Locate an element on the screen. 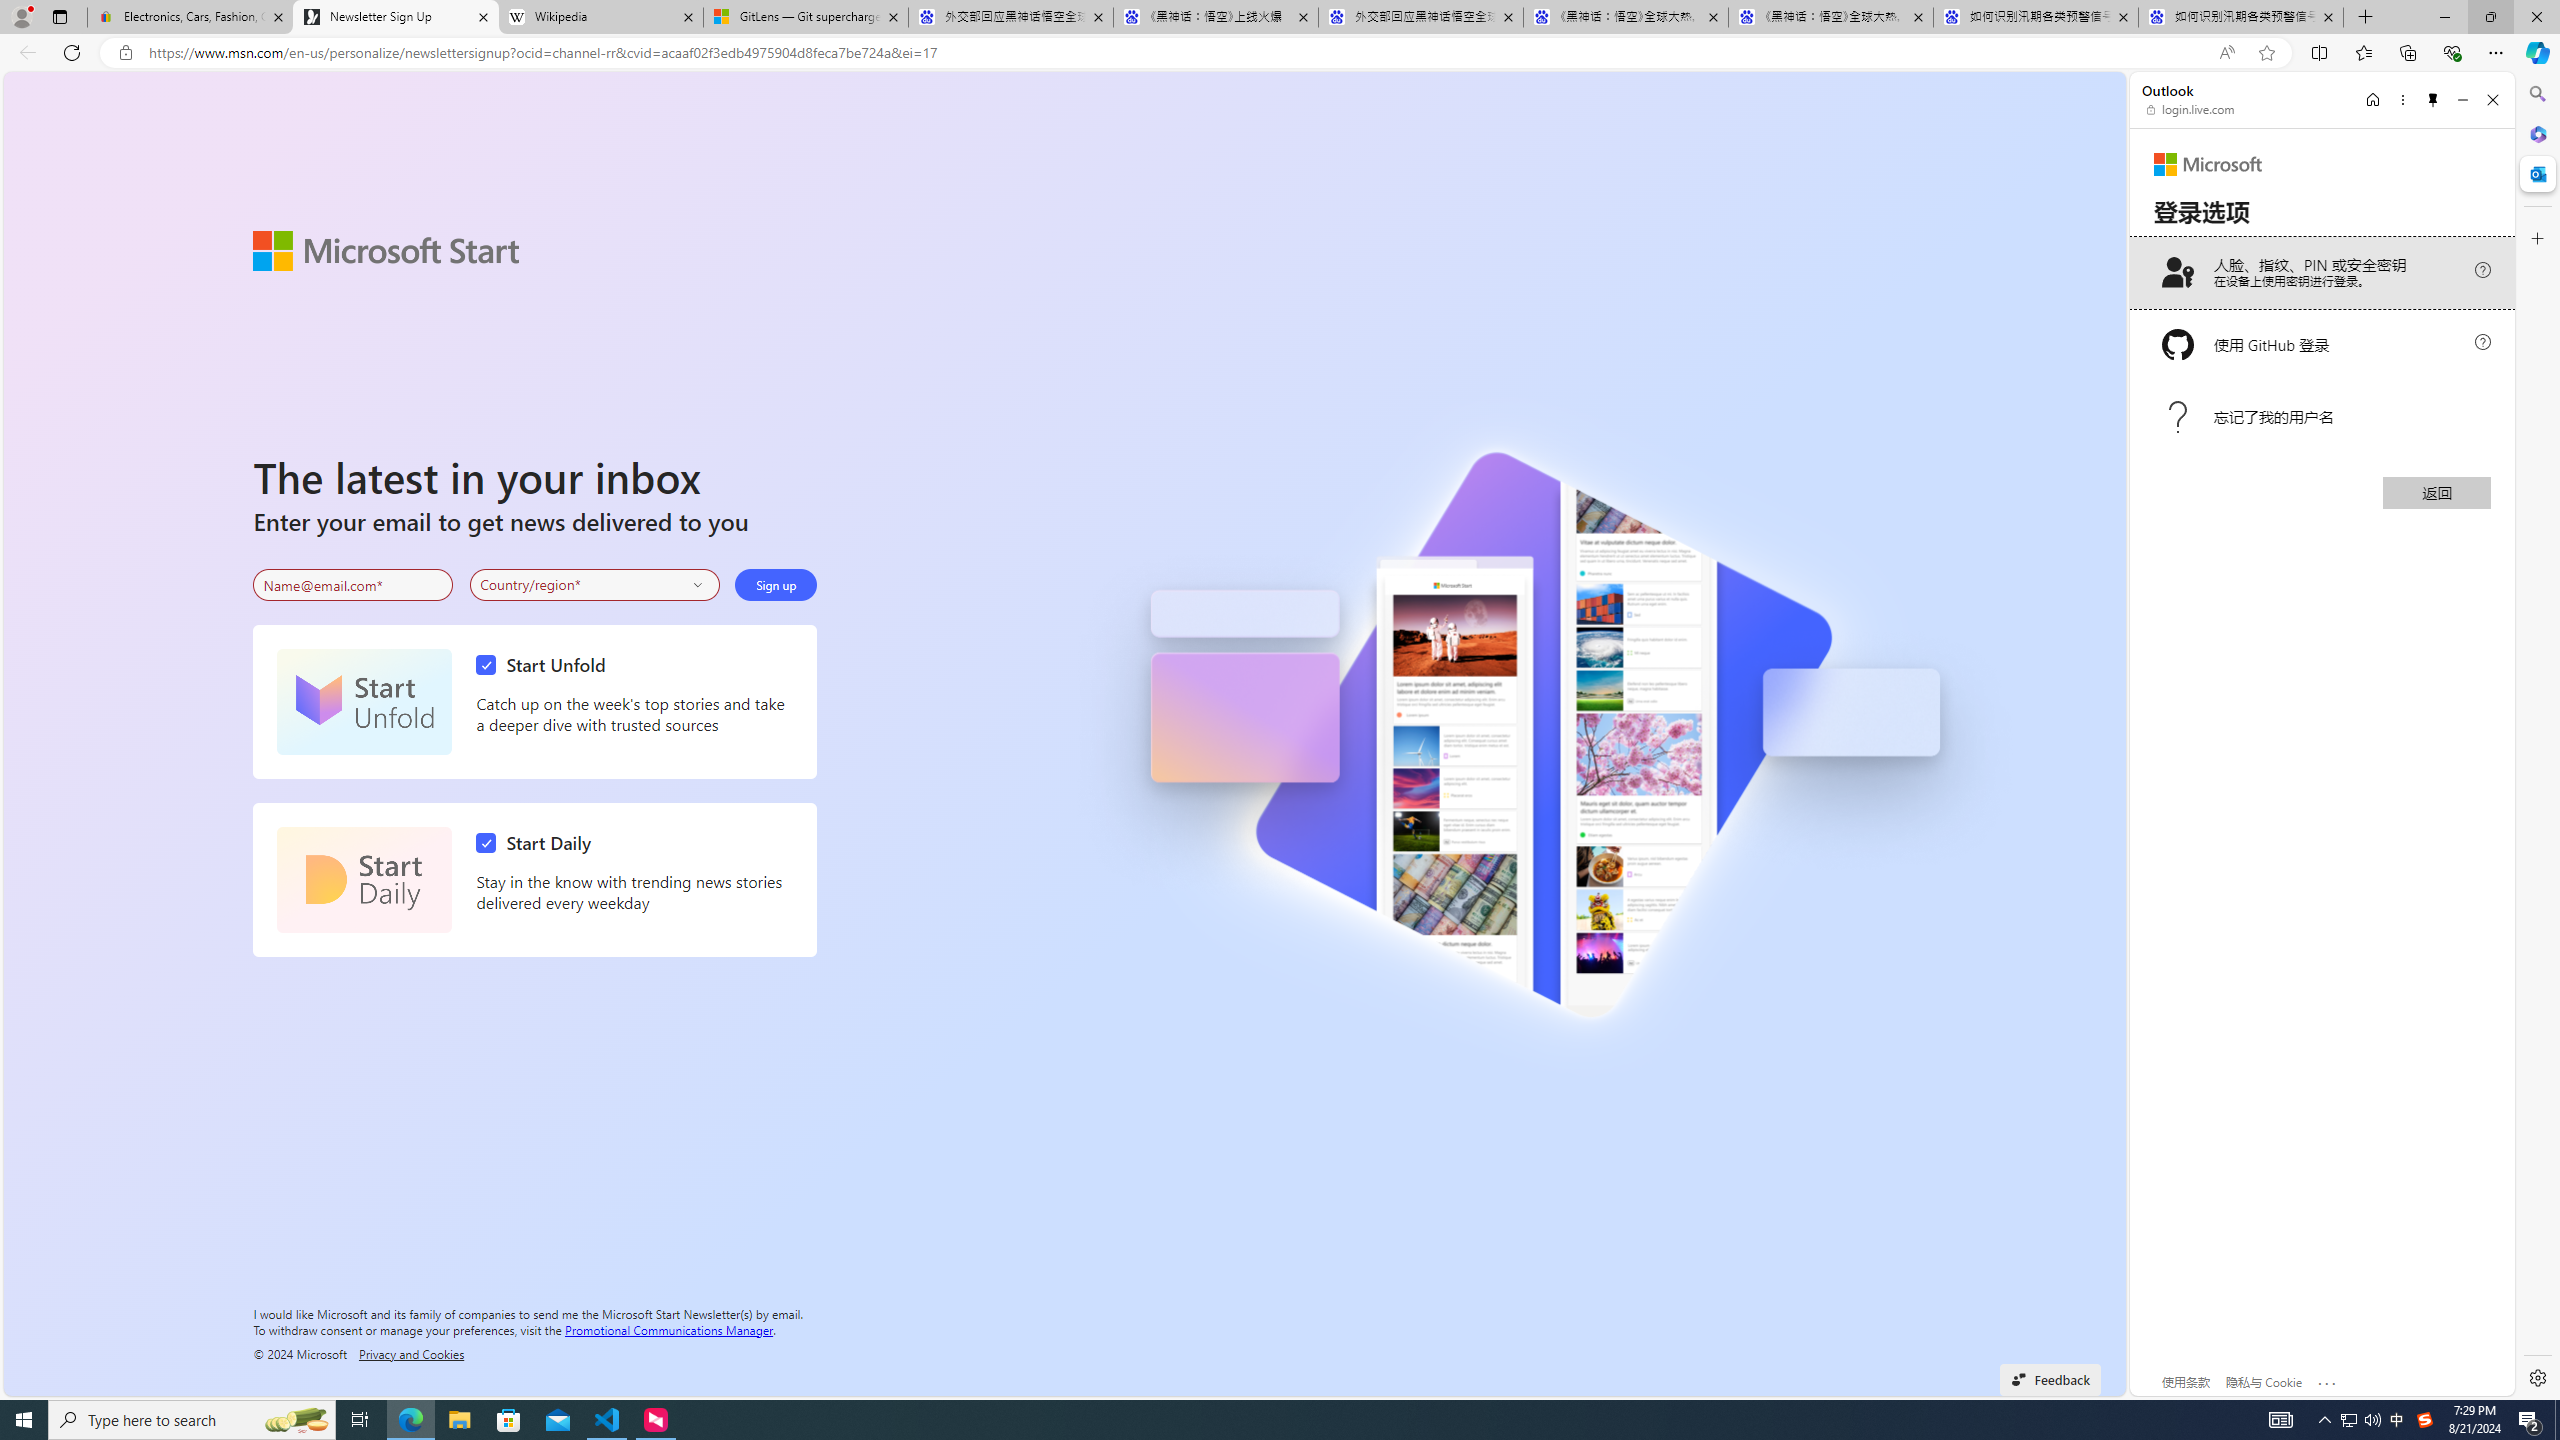  'login.live.com' is located at coordinates (2190, 108).